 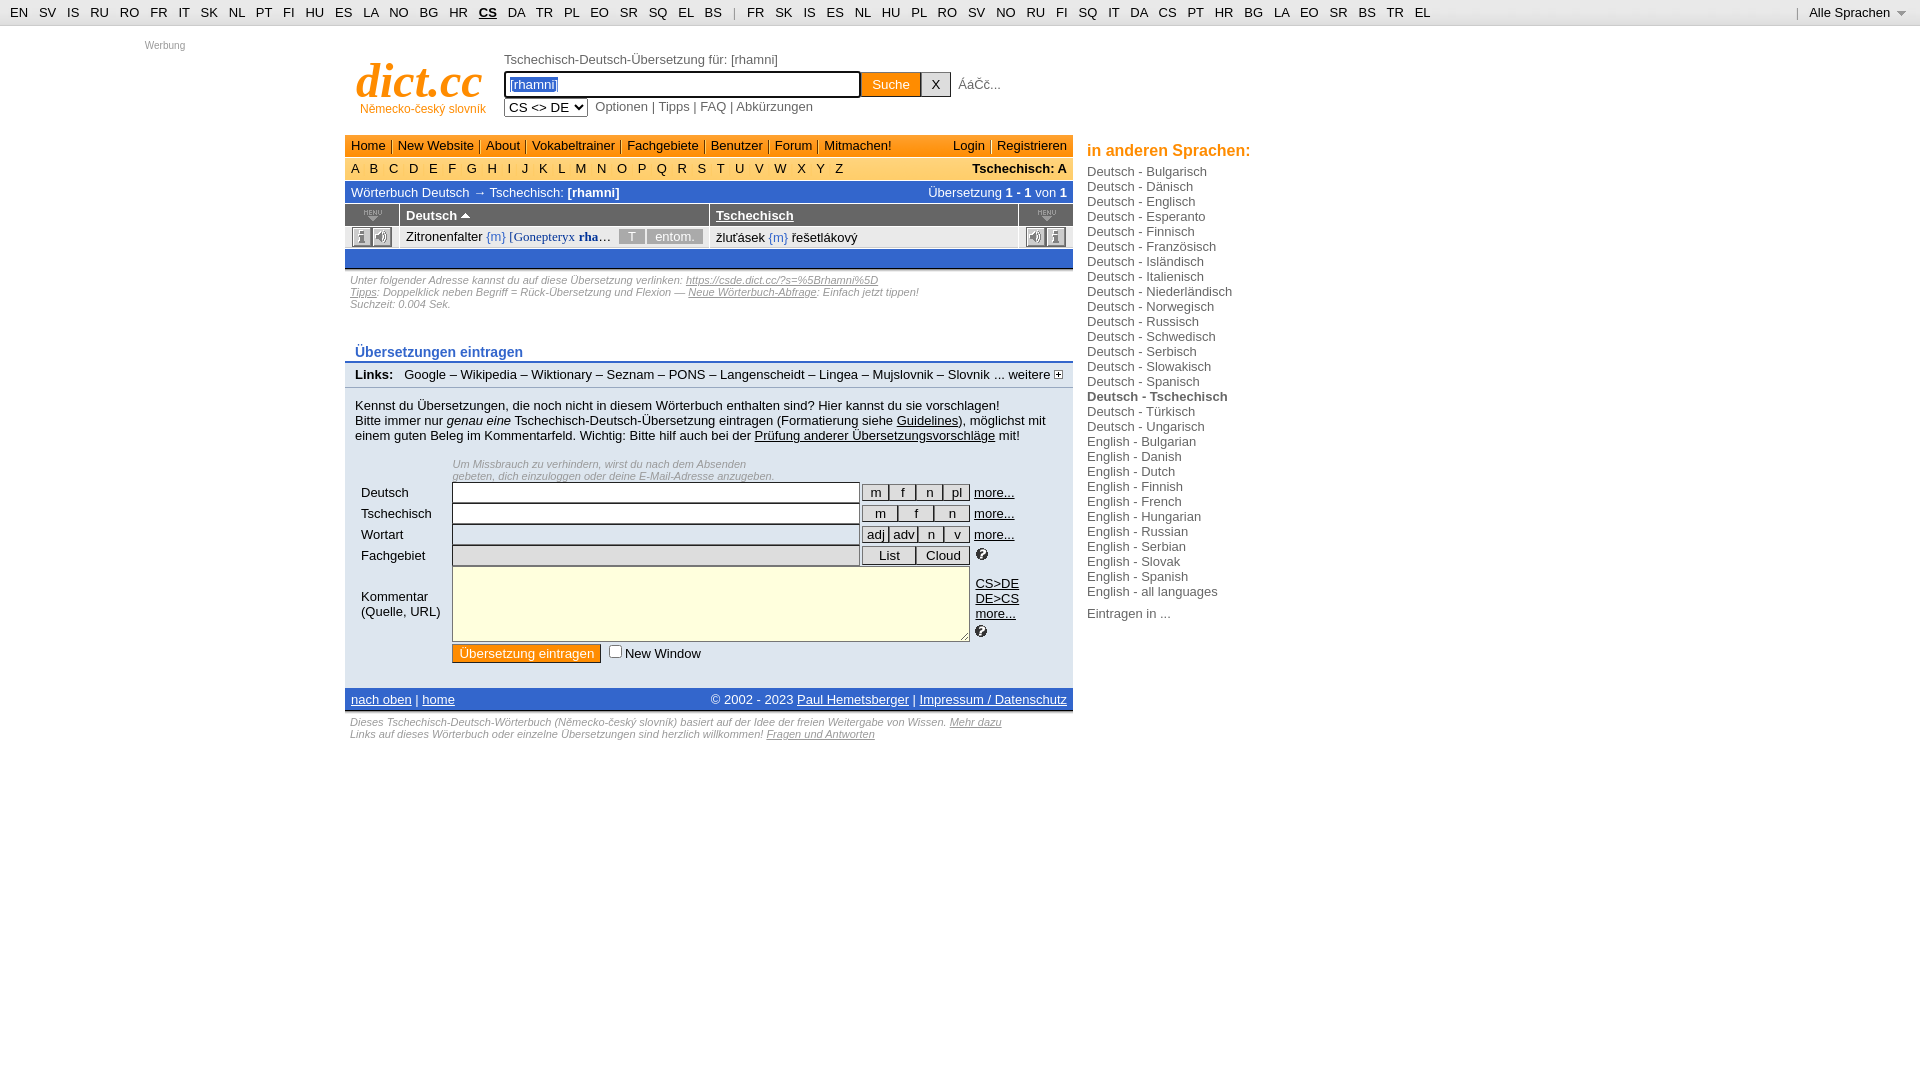 What do you see at coordinates (713, 106) in the screenshot?
I see `'FAQ'` at bounding box center [713, 106].